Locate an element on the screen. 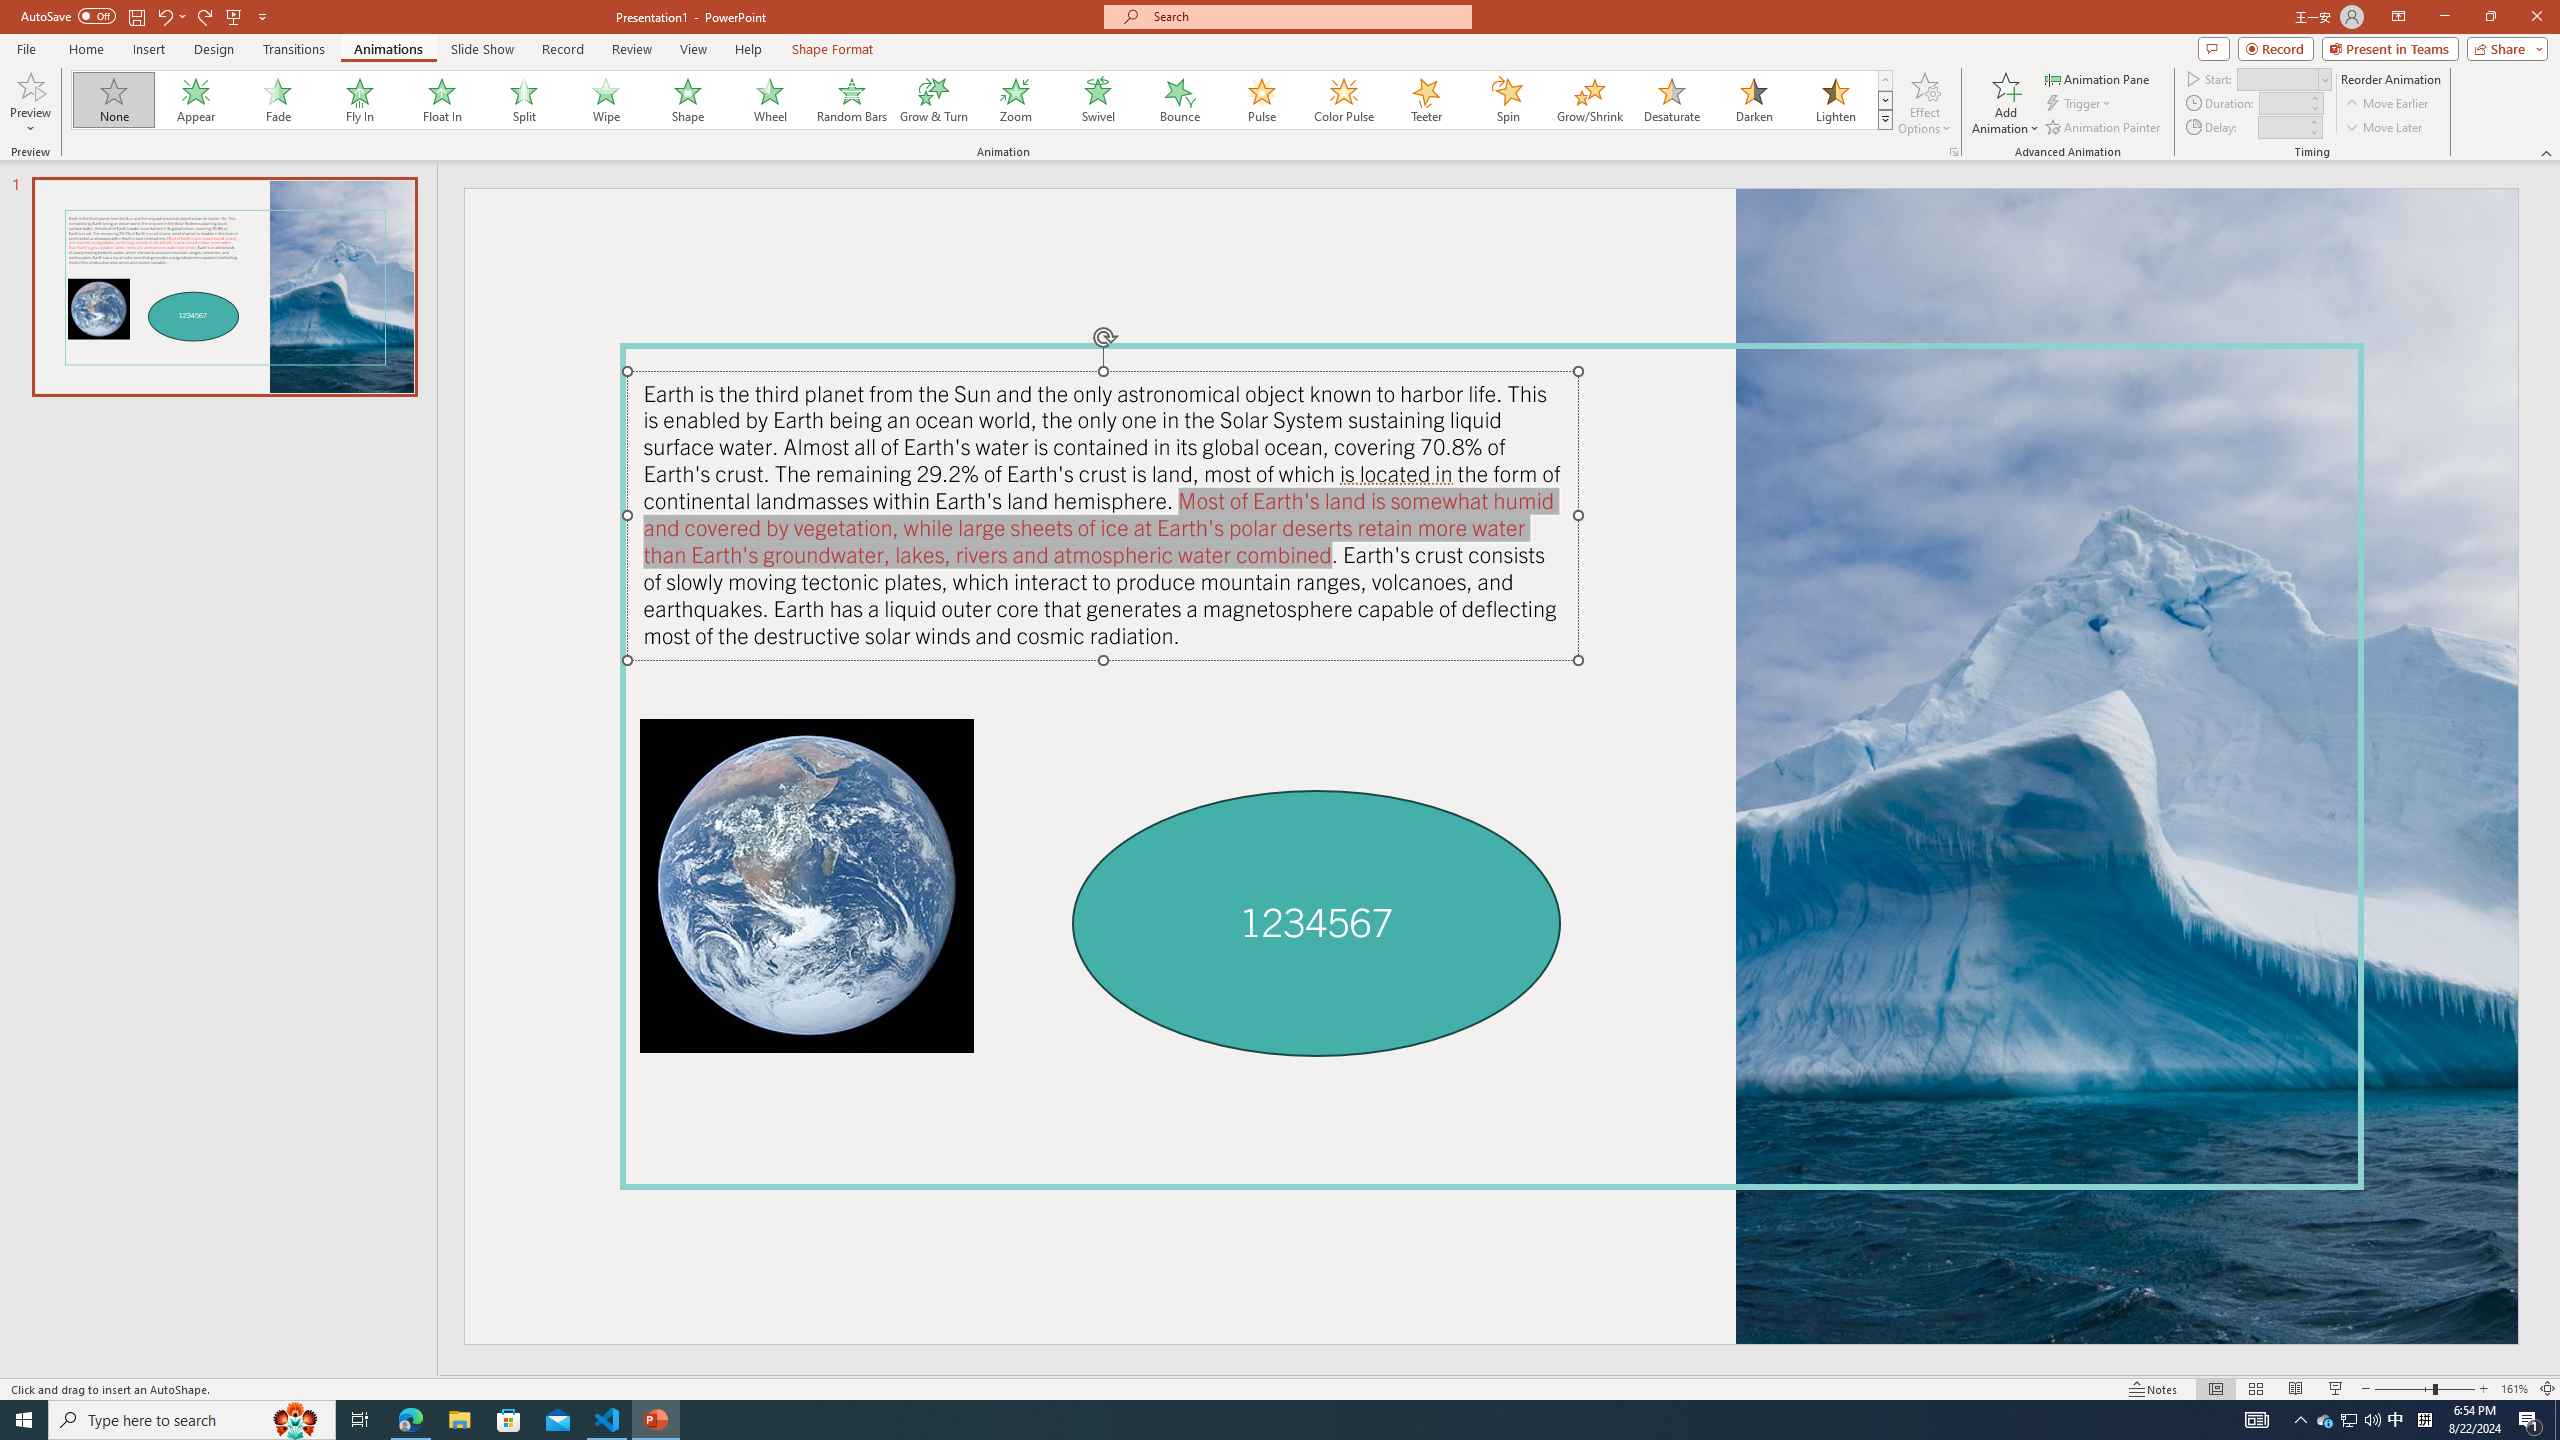 The width and height of the screenshot is (2560, 1440). 'Preview' is located at coordinates (29, 84).